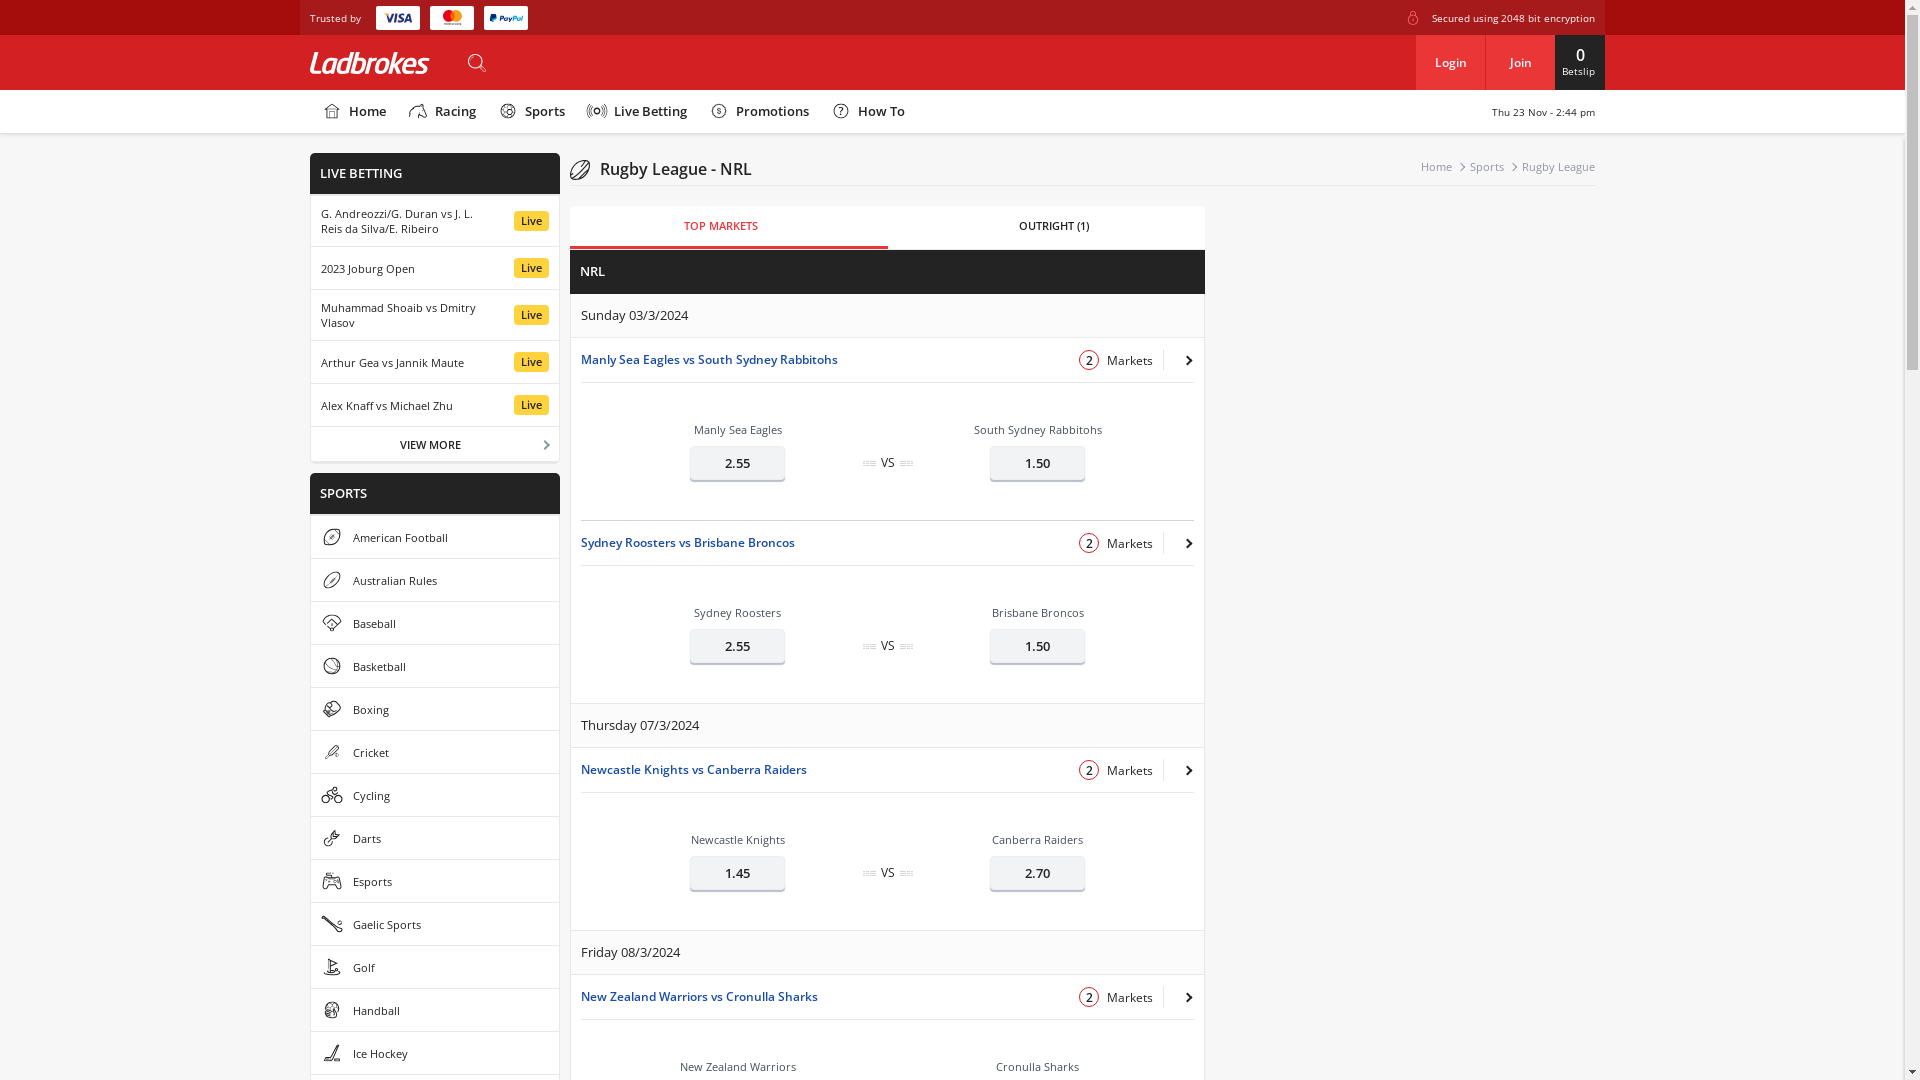 This screenshot has width=1920, height=1080. Describe the element at coordinates (1037, 462) in the screenshot. I see `'1.50'` at that location.